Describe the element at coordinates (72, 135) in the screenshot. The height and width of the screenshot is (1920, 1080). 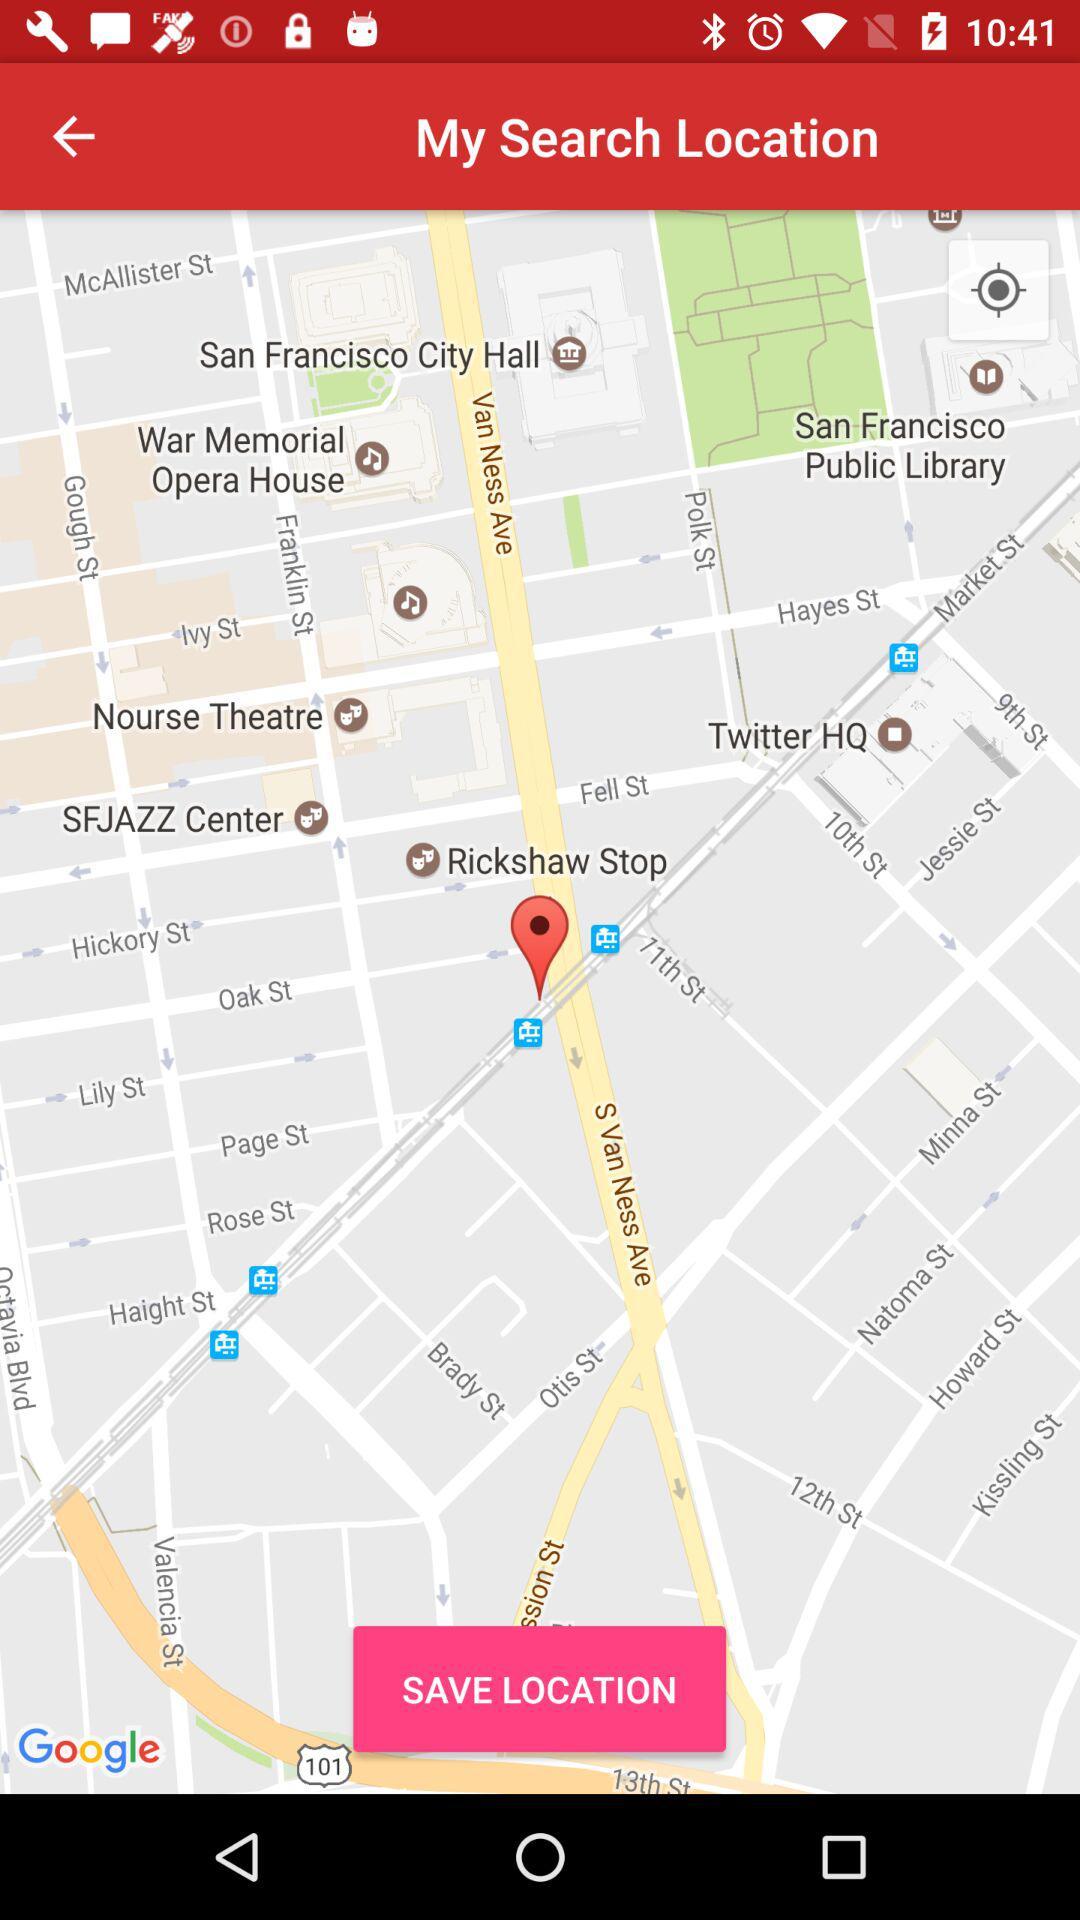
I see `icon at the top left corner` at that location.